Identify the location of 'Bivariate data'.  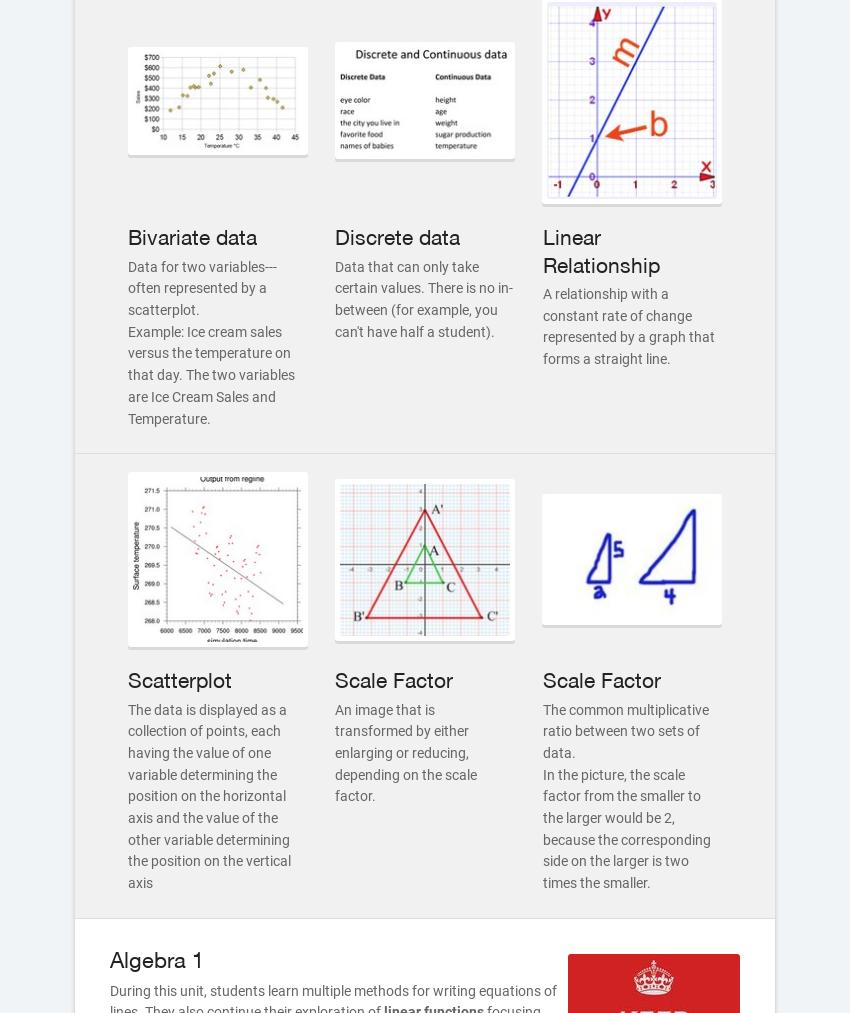
(191, 236).